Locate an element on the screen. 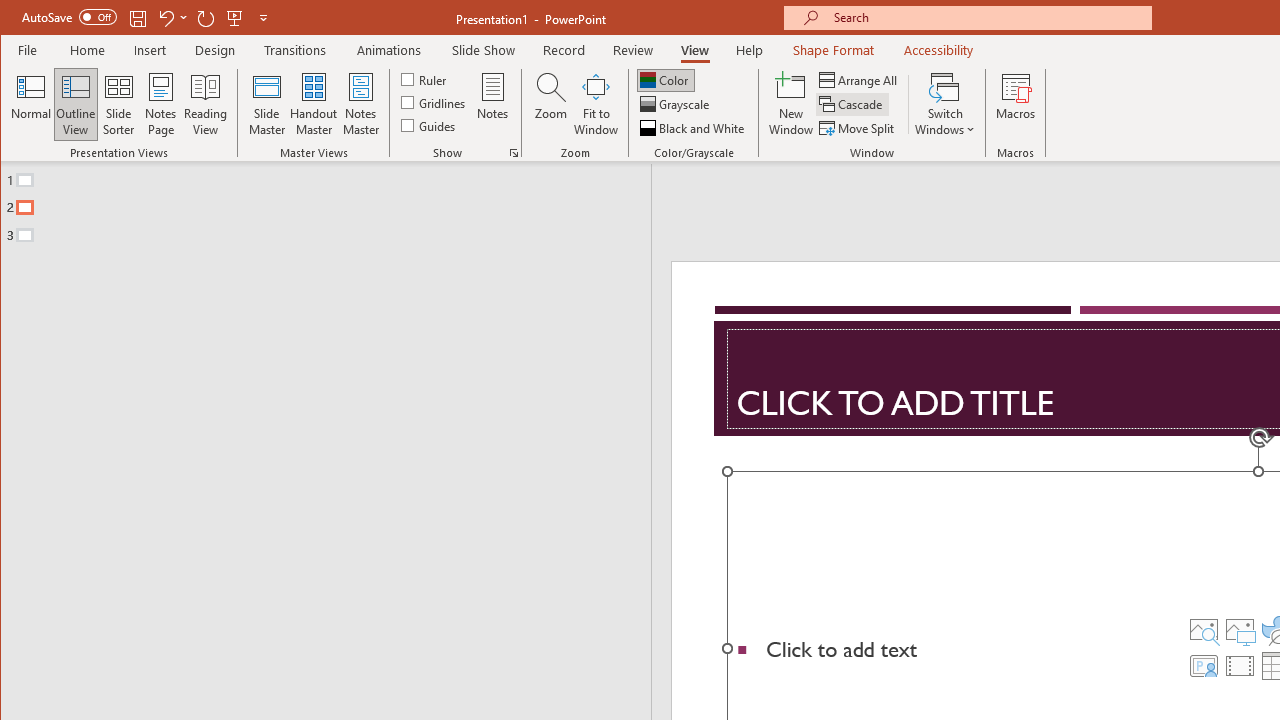 This screenshot has width=1280, height=720. 'Color' is located at coordinates (666, 79).